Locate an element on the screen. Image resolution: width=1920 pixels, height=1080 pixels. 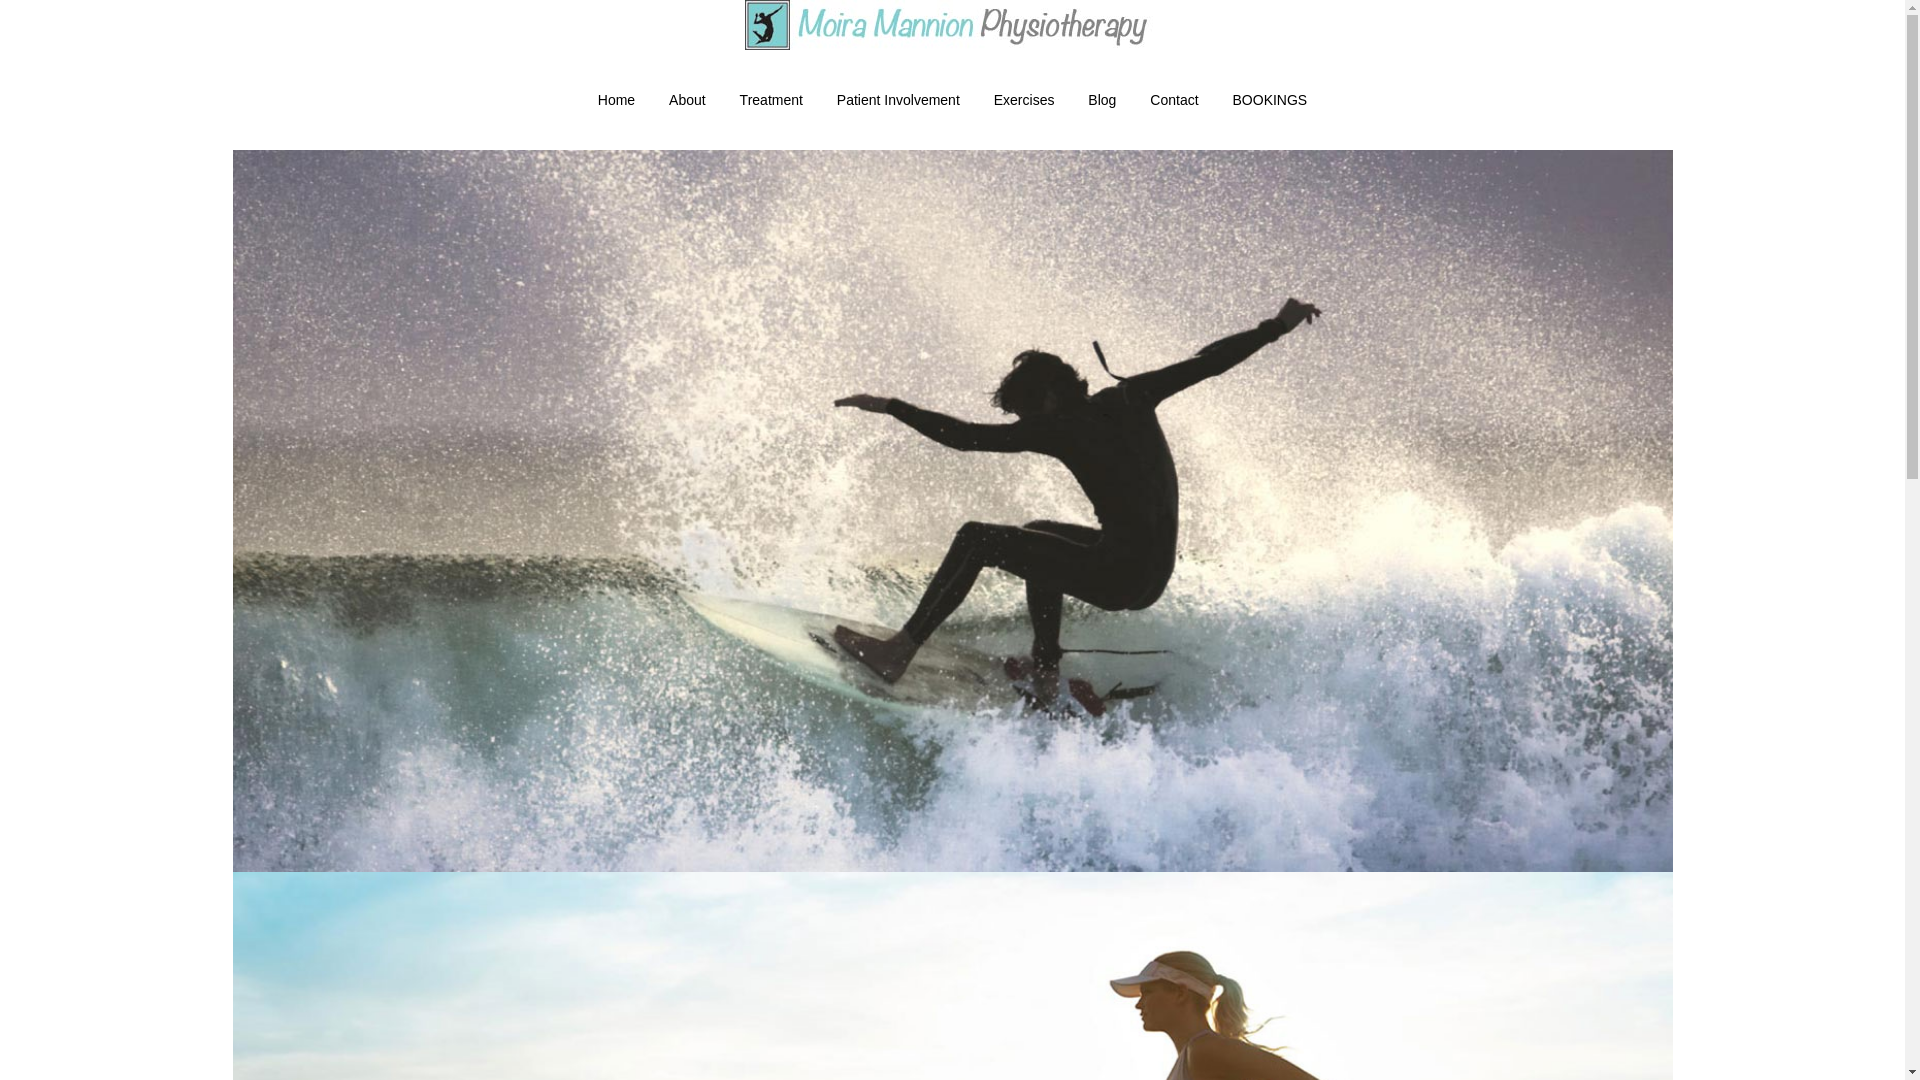
'BOOKINGS' is located at coordinates (1269, 100).